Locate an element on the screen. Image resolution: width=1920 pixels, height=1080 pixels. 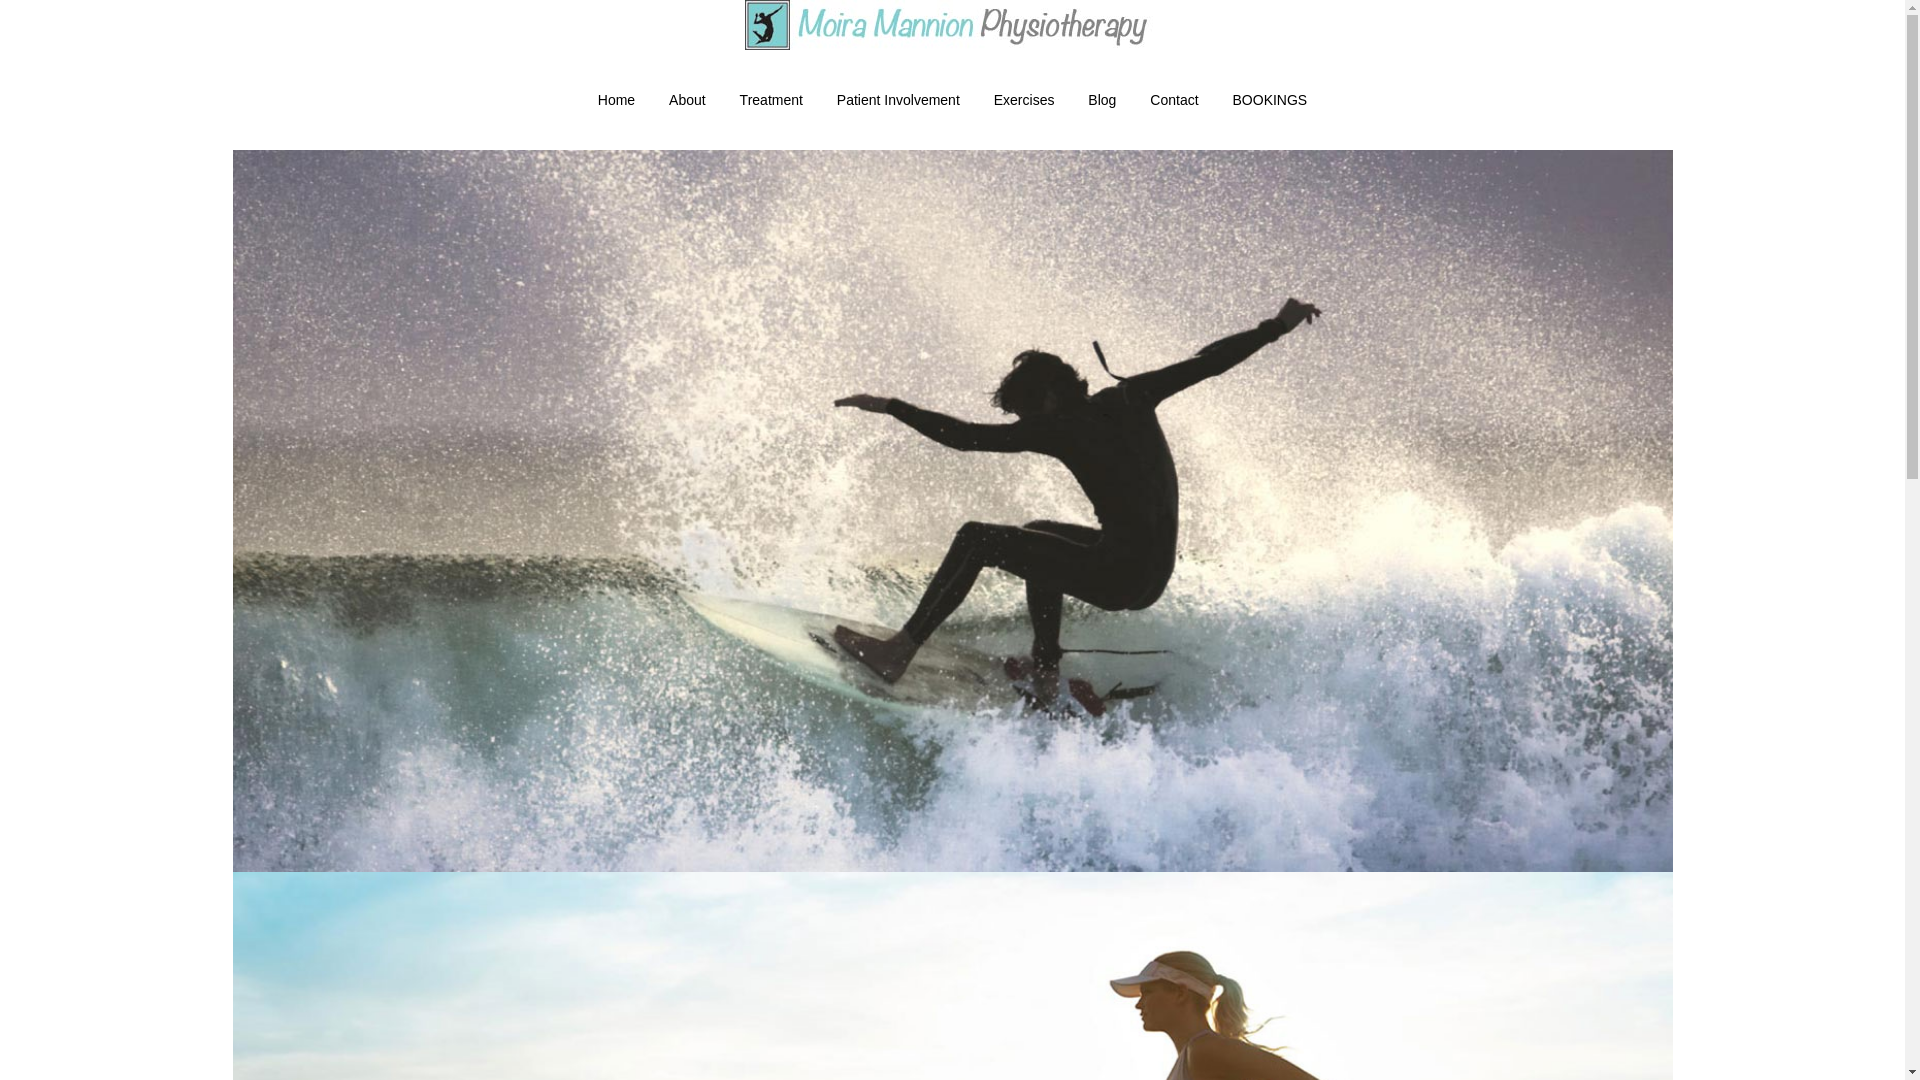
'BOOKINGS' is located at coordinates (1269, 100).